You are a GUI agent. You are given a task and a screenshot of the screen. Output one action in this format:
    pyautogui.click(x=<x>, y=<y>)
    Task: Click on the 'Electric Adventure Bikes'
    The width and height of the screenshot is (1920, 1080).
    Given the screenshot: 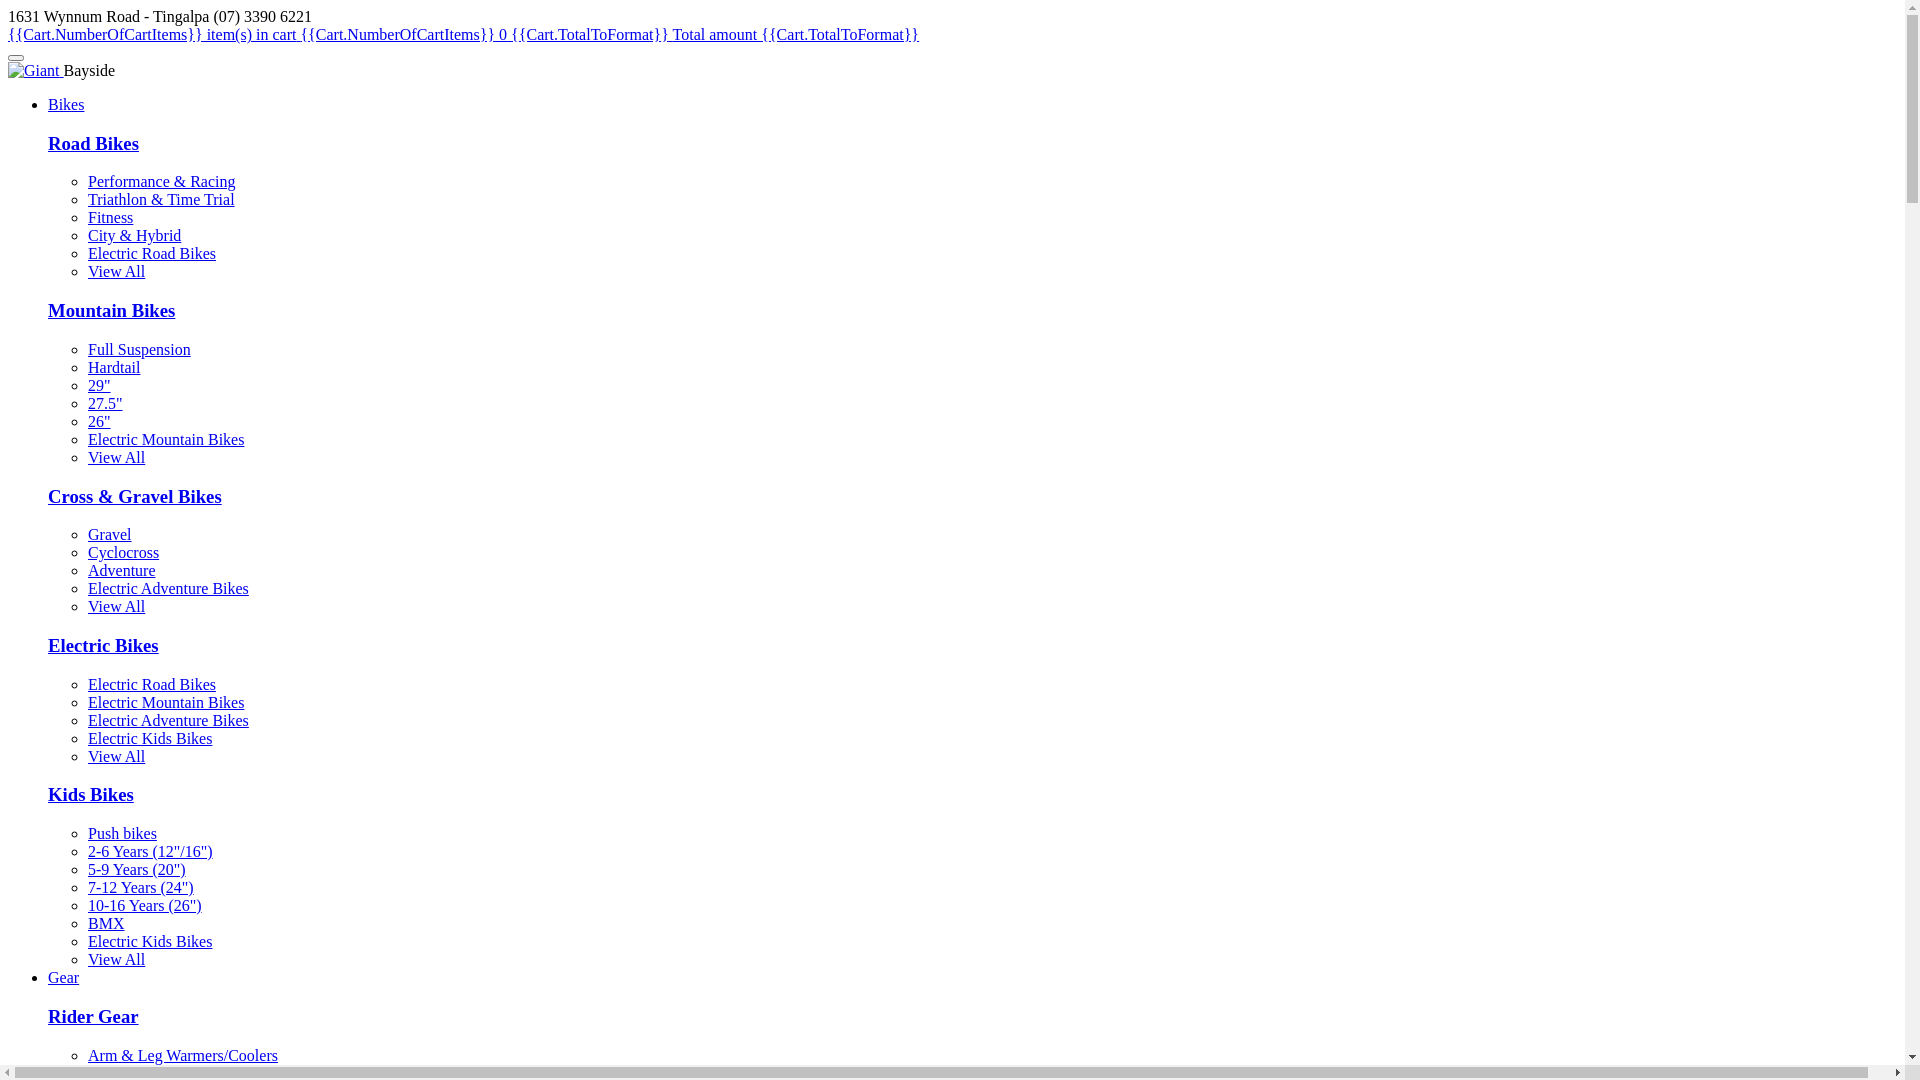 What is the action you would take?
    pyautogui.click(x=168, y=587)
    